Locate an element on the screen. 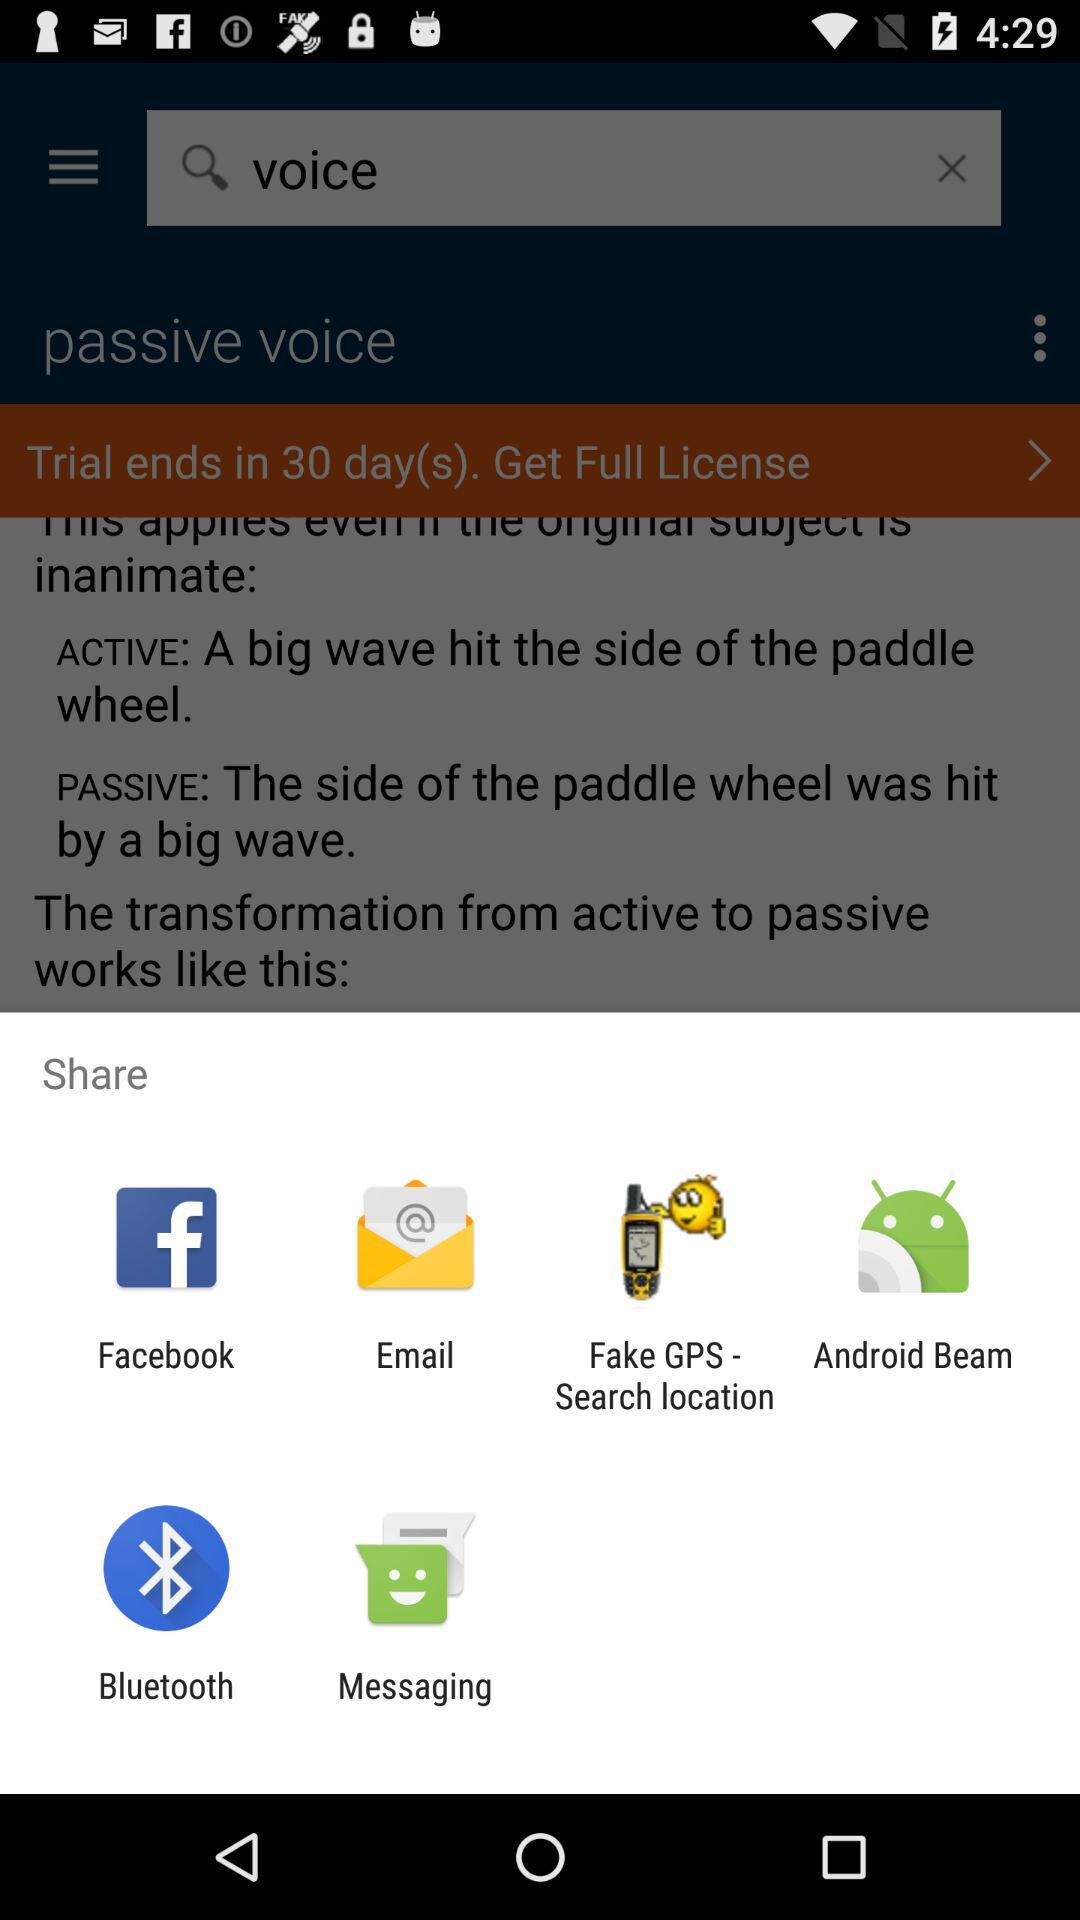 This screenshot has width=1080, height=1920. app to the right of bluetooth app is located at coordinates (414, 1705).